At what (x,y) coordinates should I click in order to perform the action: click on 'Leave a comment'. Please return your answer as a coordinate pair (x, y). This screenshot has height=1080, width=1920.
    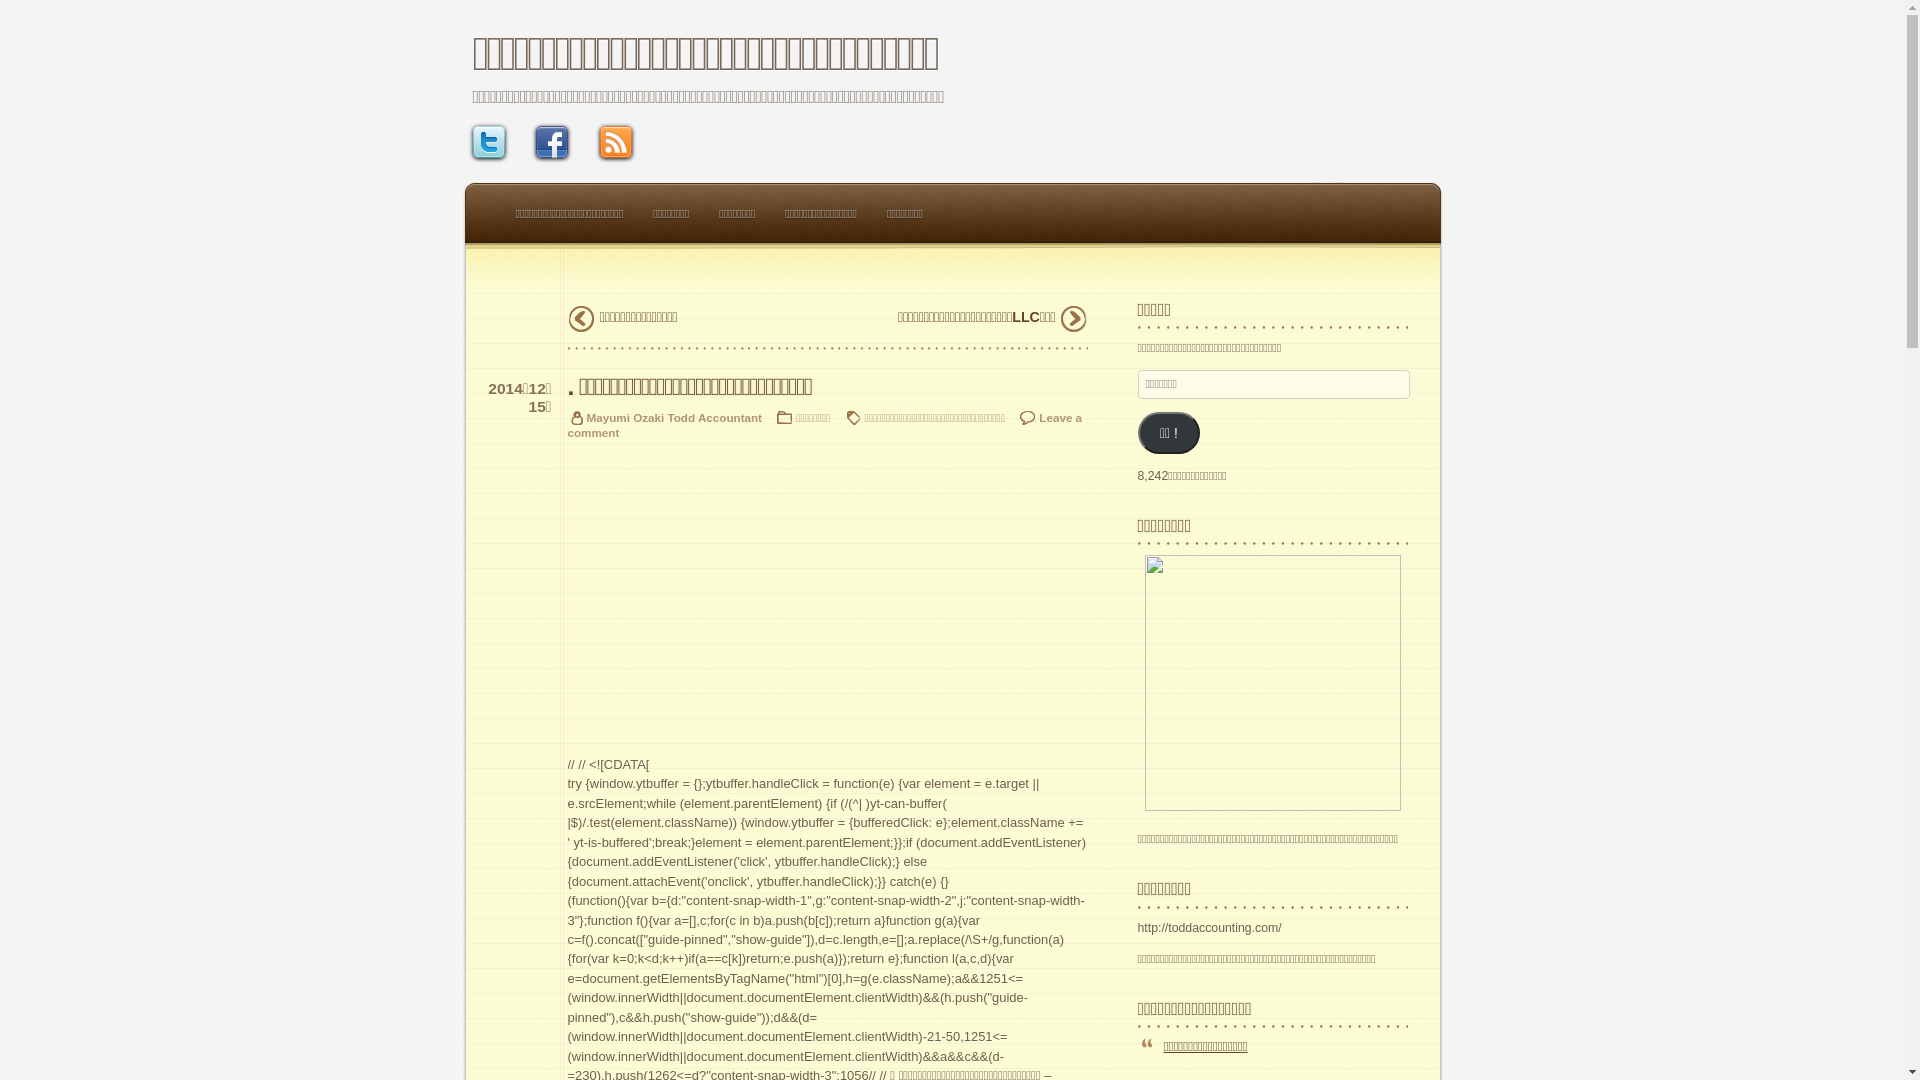
    Looking at the image, I should click on (825, 426).